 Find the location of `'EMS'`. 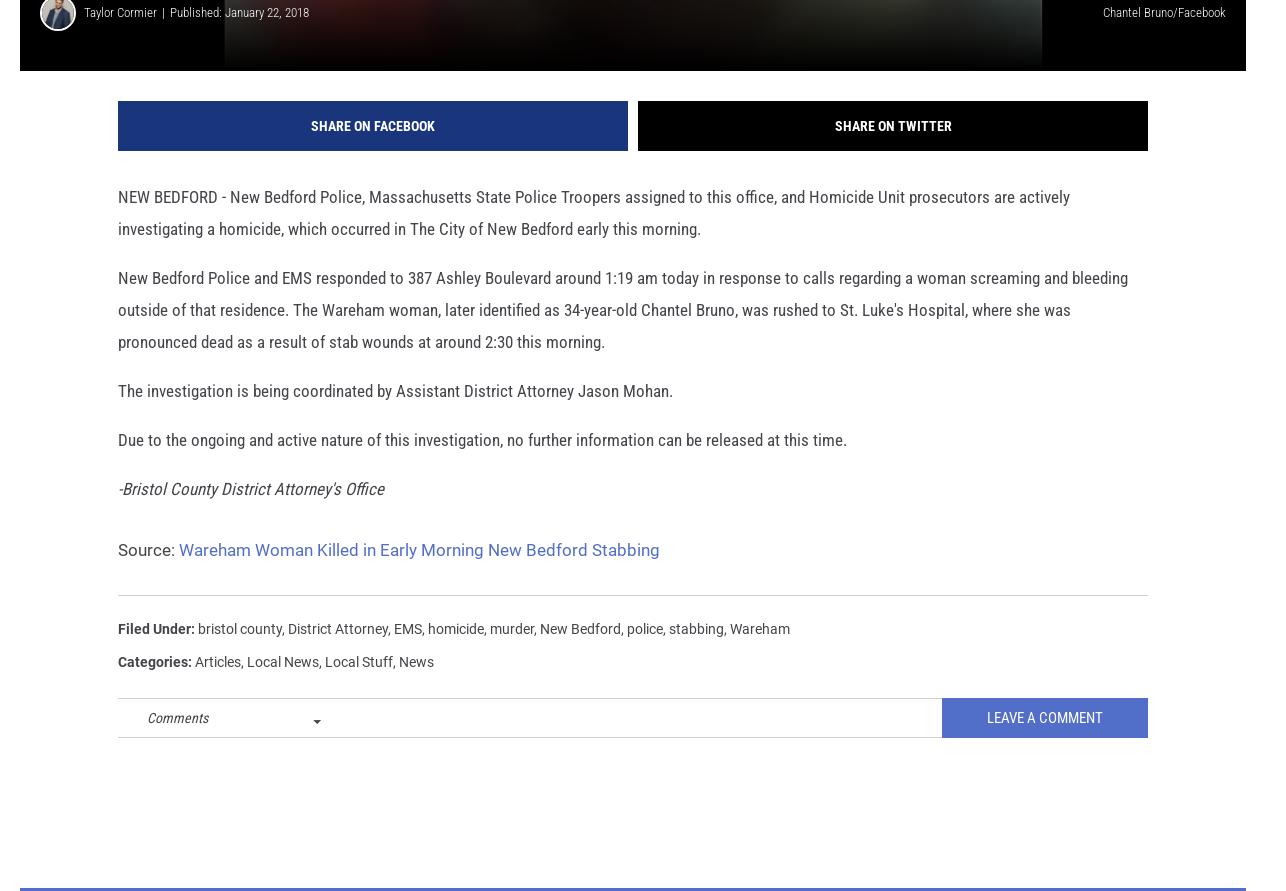

'EMS' is located at coordinates (393, 655).